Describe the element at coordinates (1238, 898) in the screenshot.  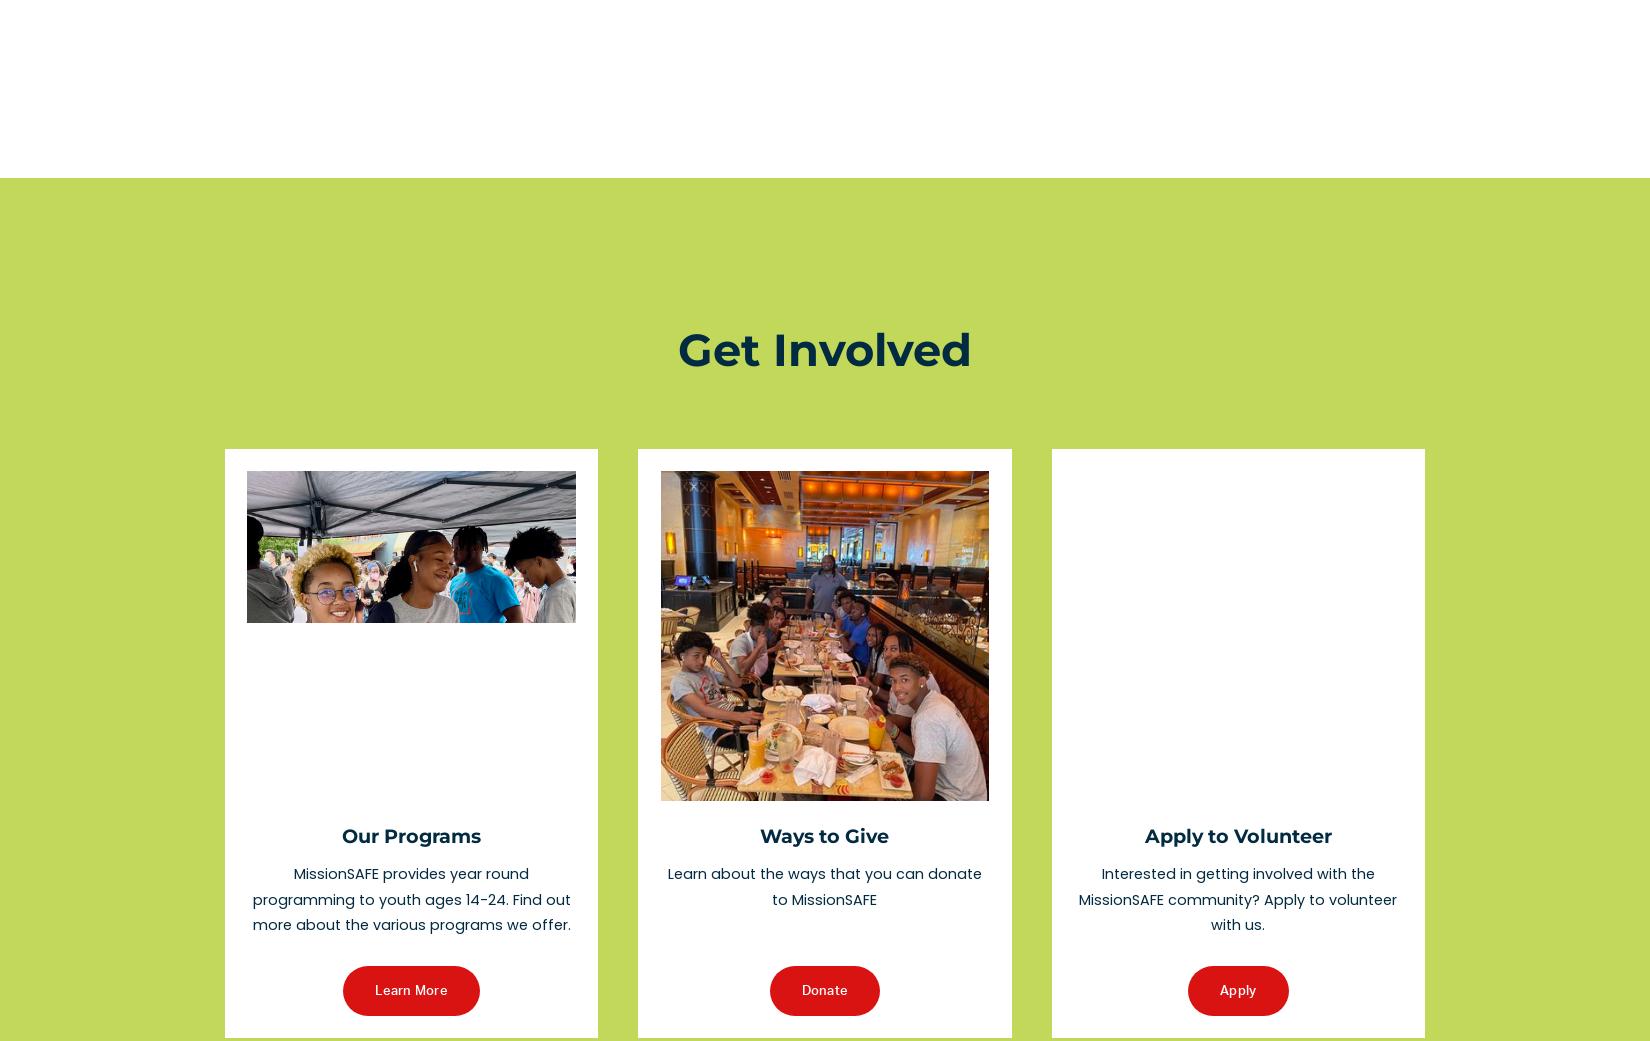
I see `'Interested in getting involved with the MissionSAFE community? Apply to volunteer with us.'` at that location.